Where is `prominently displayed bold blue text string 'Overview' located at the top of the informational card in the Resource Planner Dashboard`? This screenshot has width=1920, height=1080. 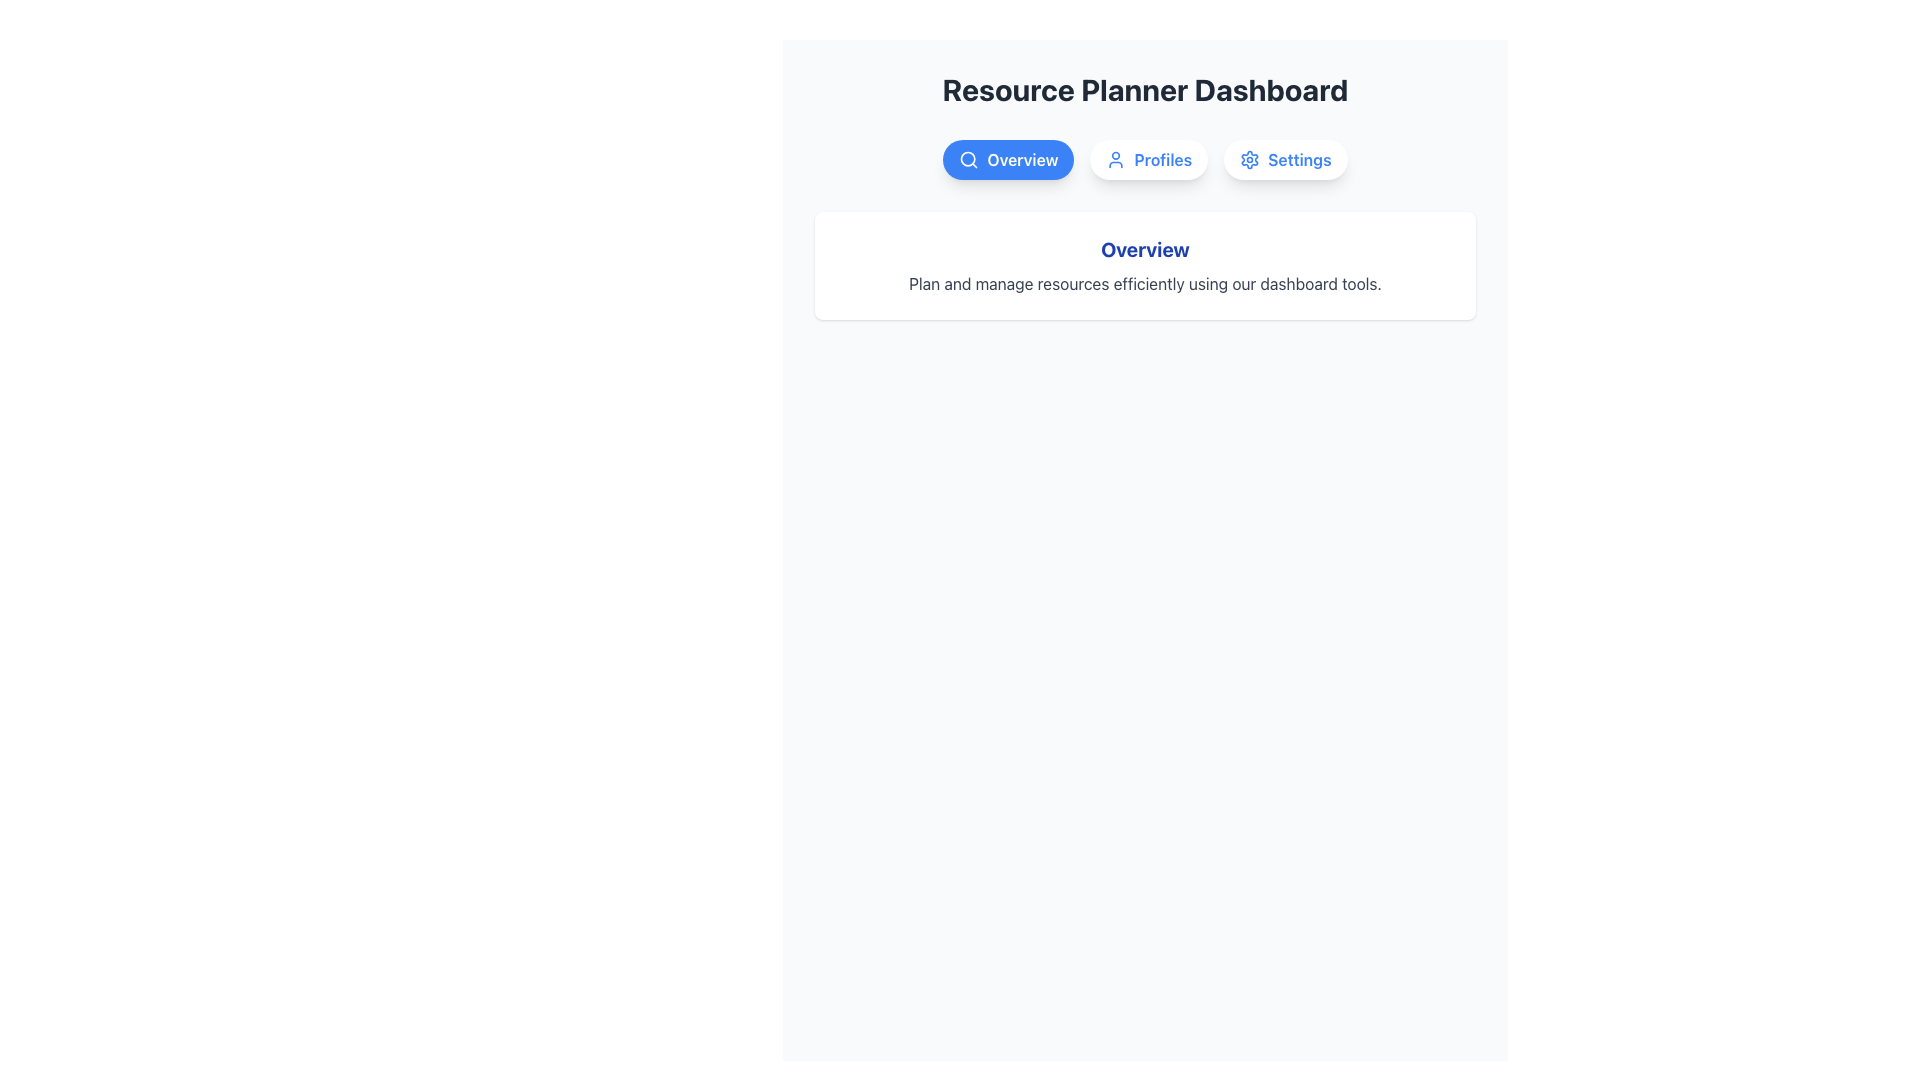 prominently displayed bold blue text string 'Overview' located at the top of the informational card in the Resource Planner Dashboard is located at coordinates (1145, 249).